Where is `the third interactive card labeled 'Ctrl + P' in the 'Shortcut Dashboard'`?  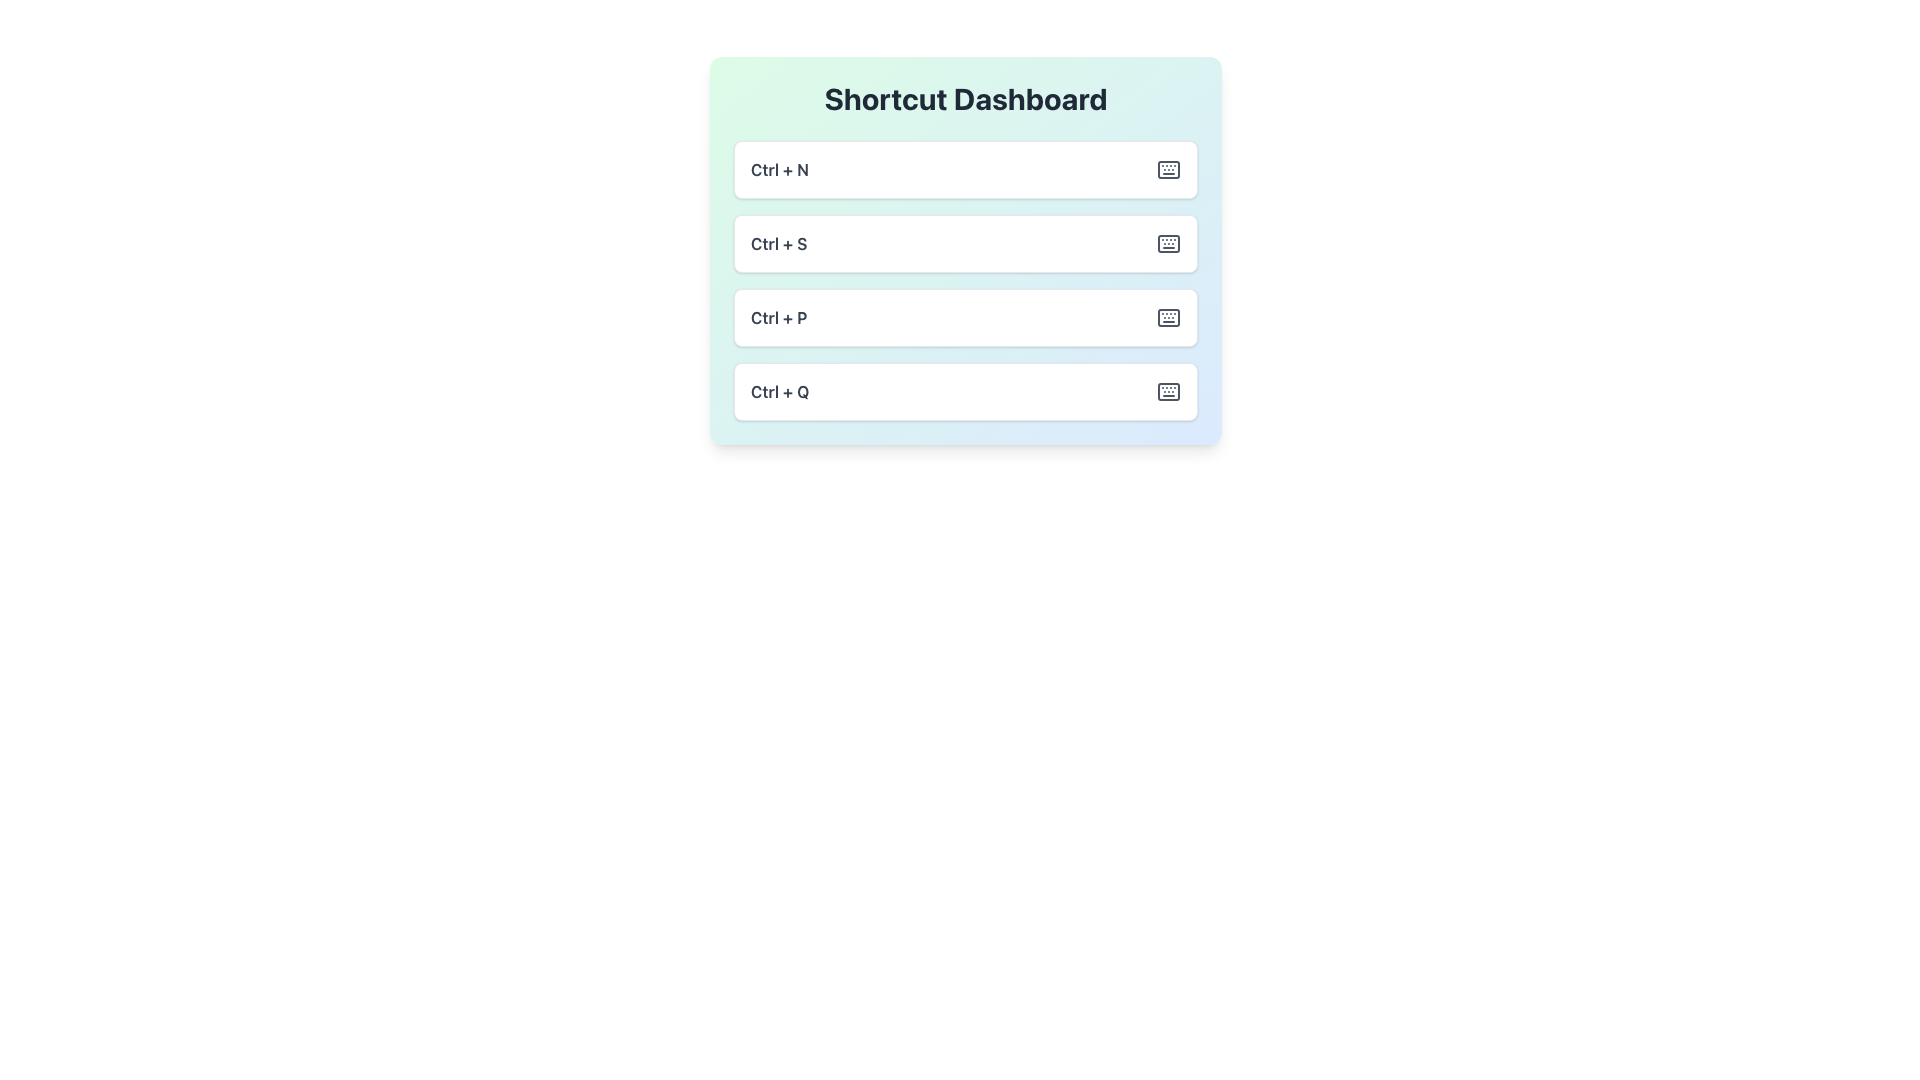
the third interactive card labeled 'Ctrl + P' in the 'Shortcut Dashboard' is located at coordinates (965, 281).